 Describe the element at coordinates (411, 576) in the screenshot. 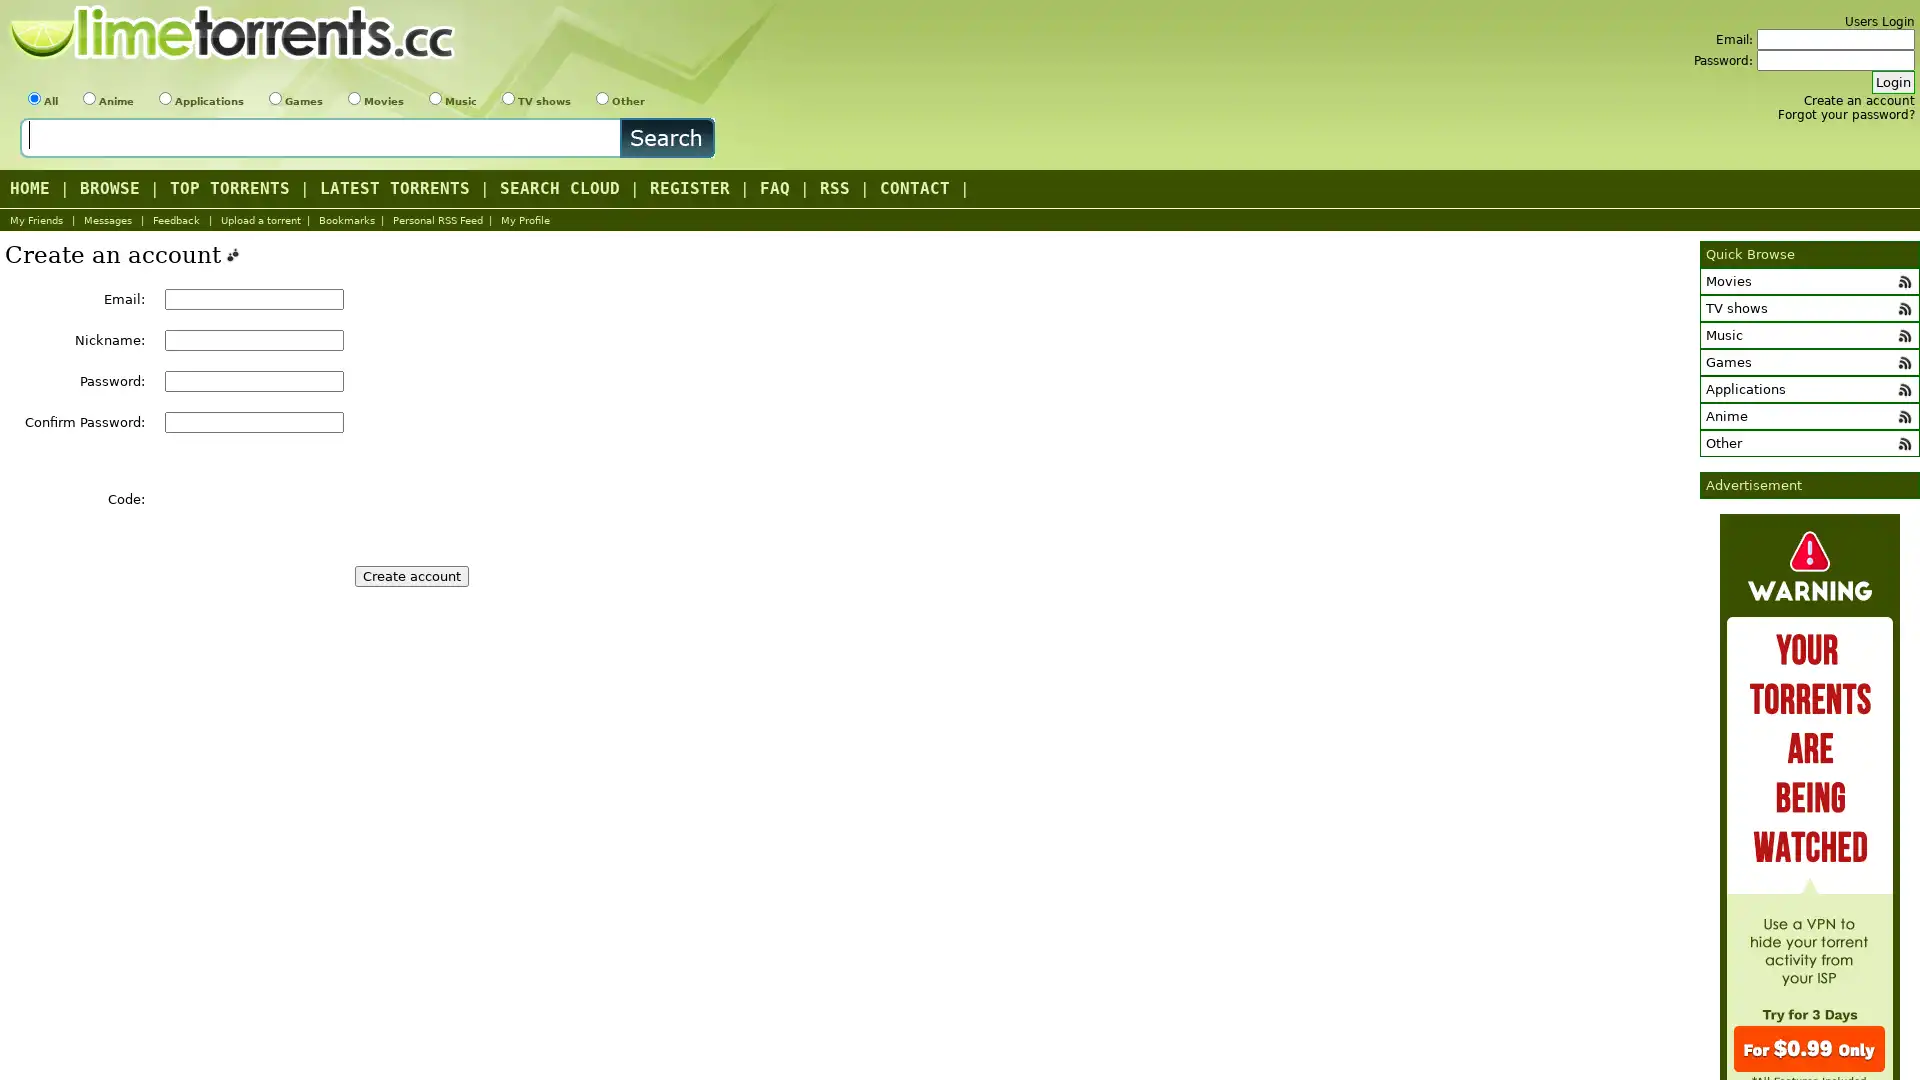

I see `Create account` at that location.